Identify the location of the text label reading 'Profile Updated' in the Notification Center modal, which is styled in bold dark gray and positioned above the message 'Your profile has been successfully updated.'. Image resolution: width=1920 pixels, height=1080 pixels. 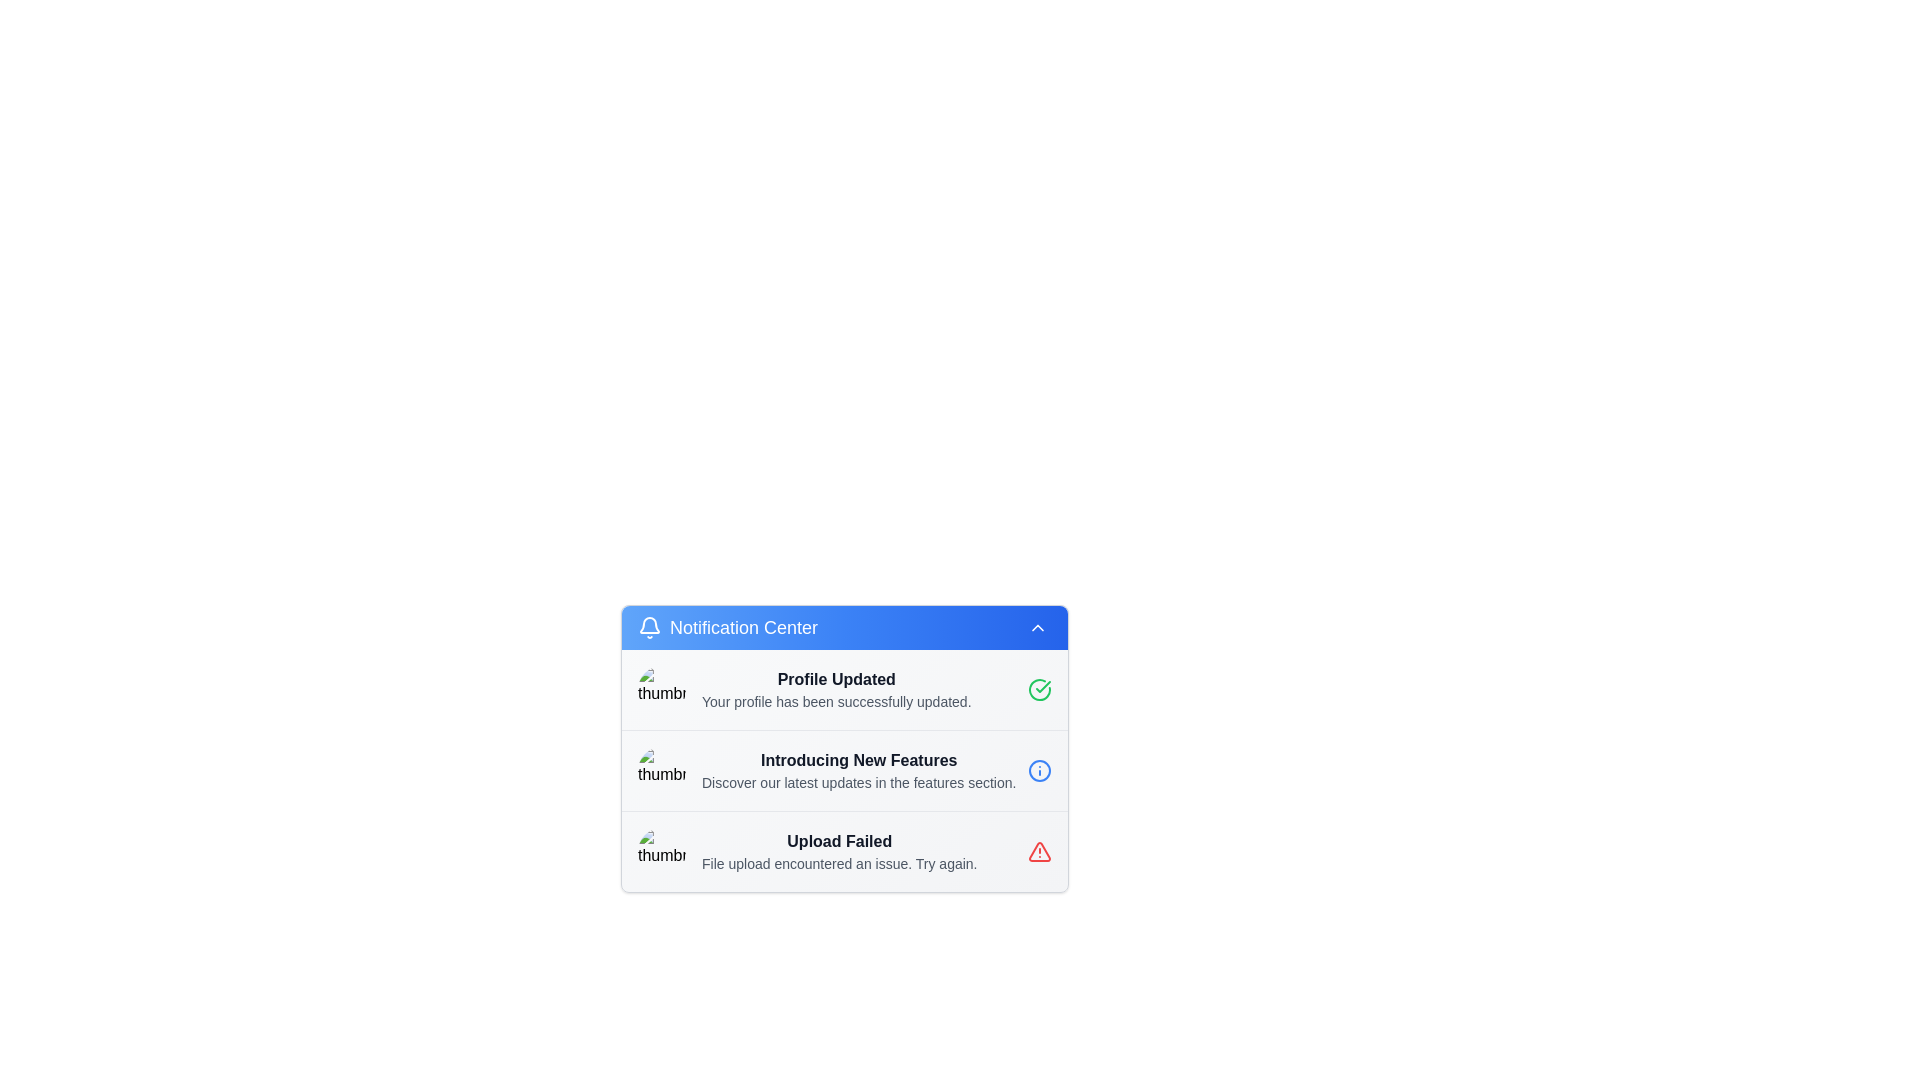
(836, 678).